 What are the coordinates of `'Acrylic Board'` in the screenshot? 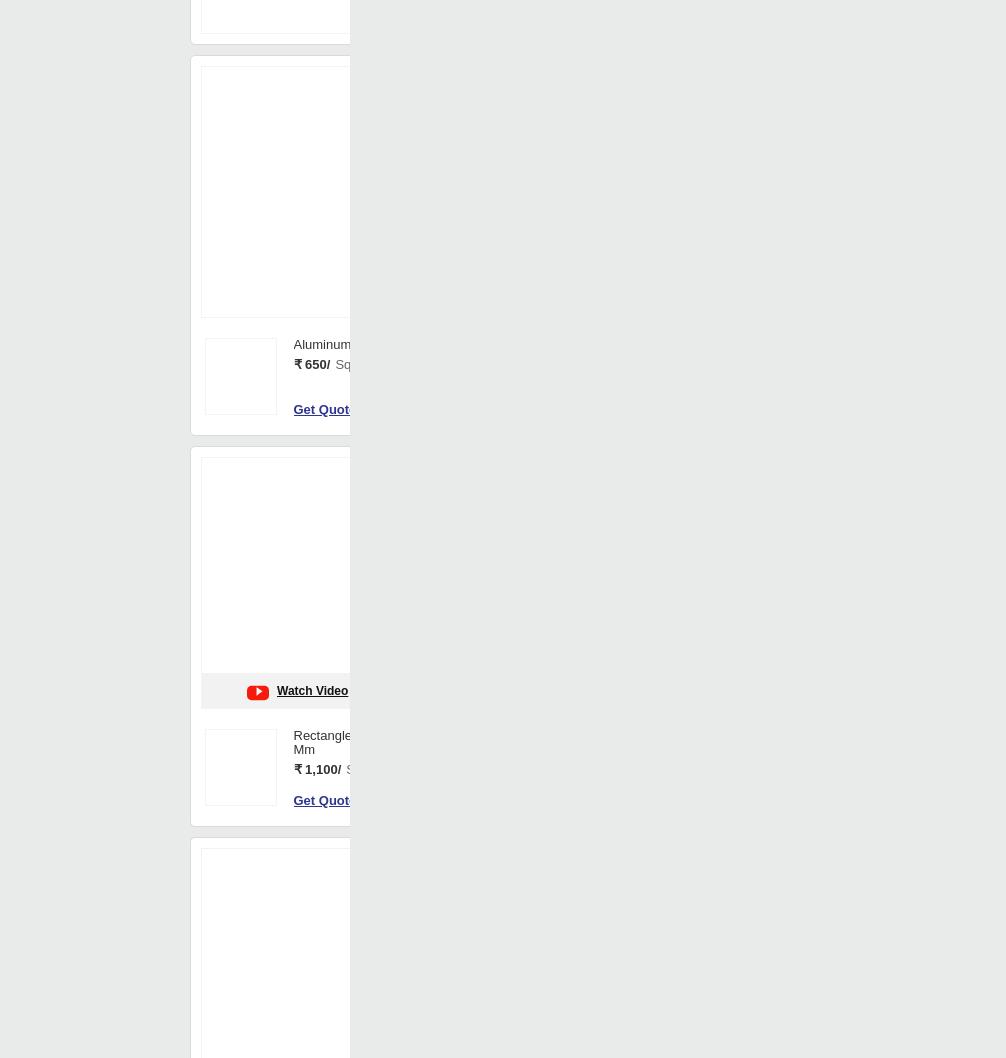 It's located at (790, 534).